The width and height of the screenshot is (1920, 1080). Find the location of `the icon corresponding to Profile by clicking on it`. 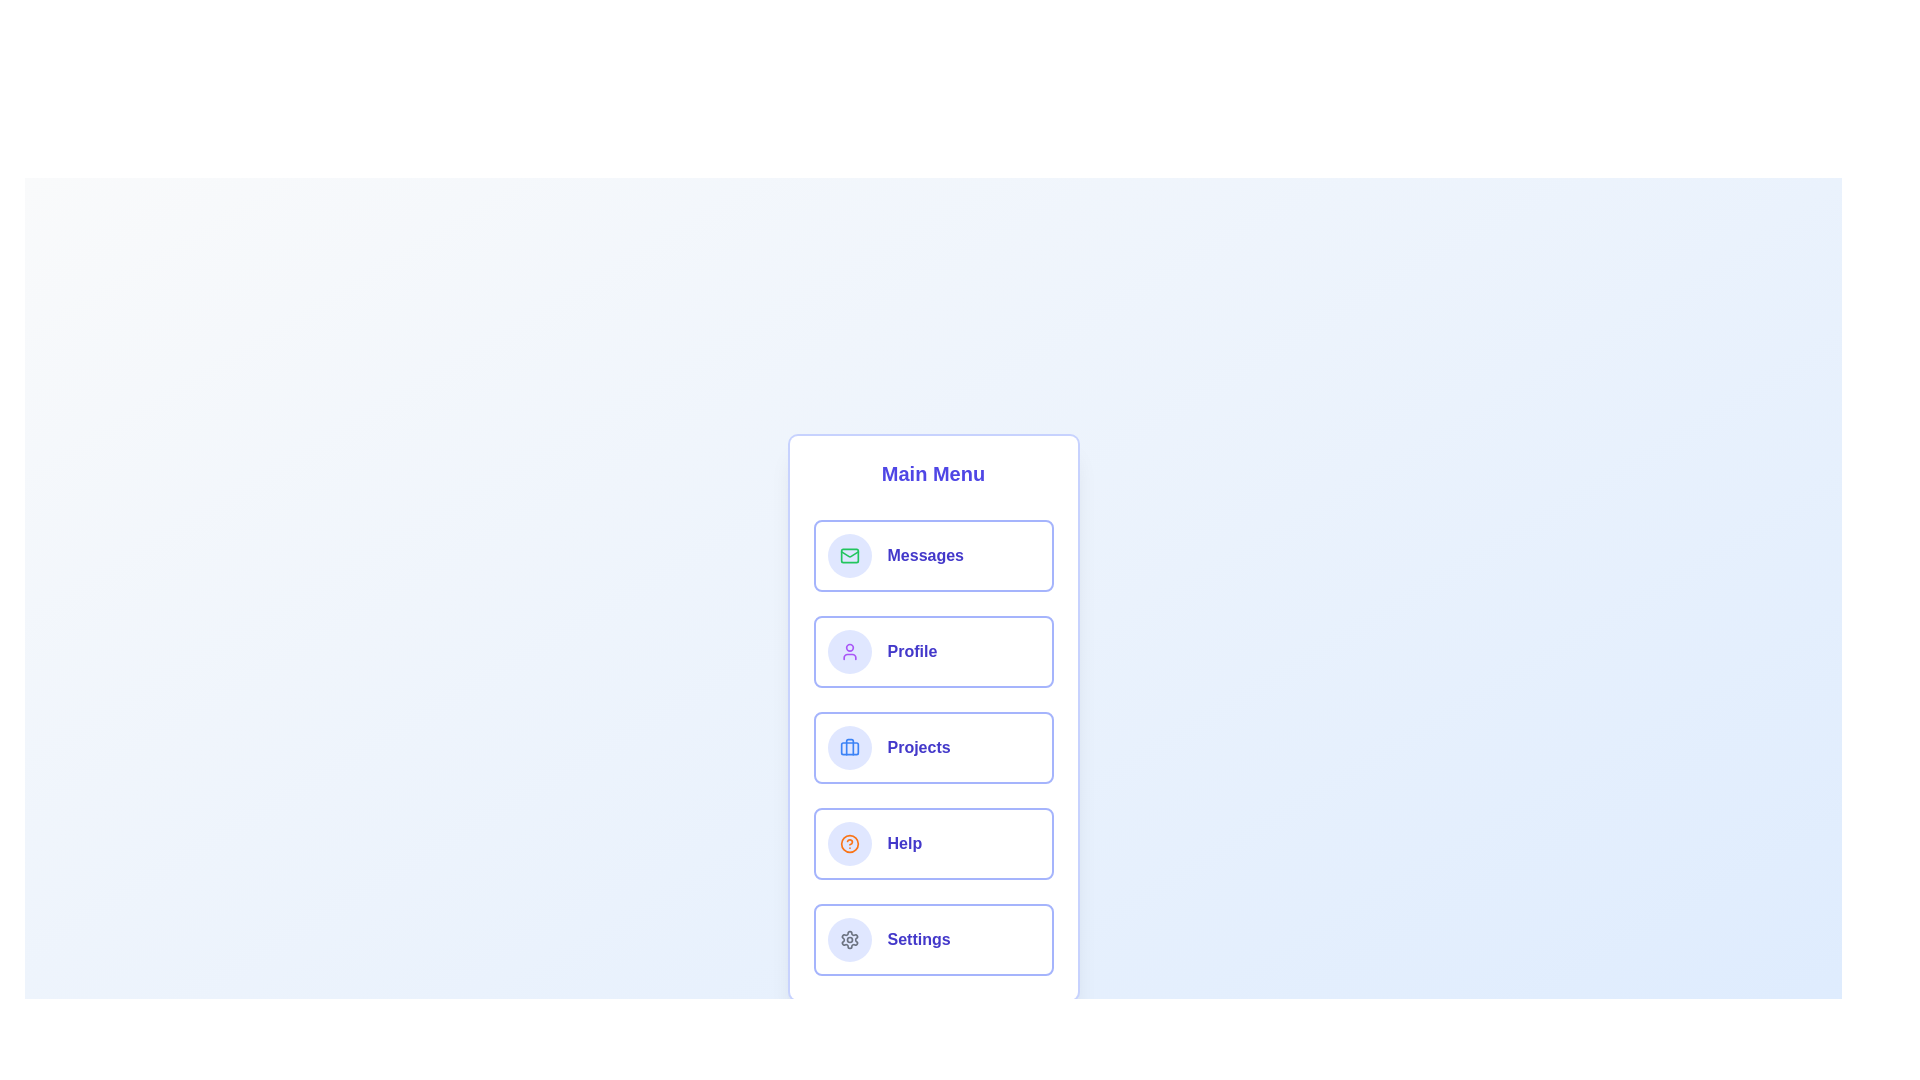

the icon corresponding to Profile by clicking on it is located at coordinates (849, 651).